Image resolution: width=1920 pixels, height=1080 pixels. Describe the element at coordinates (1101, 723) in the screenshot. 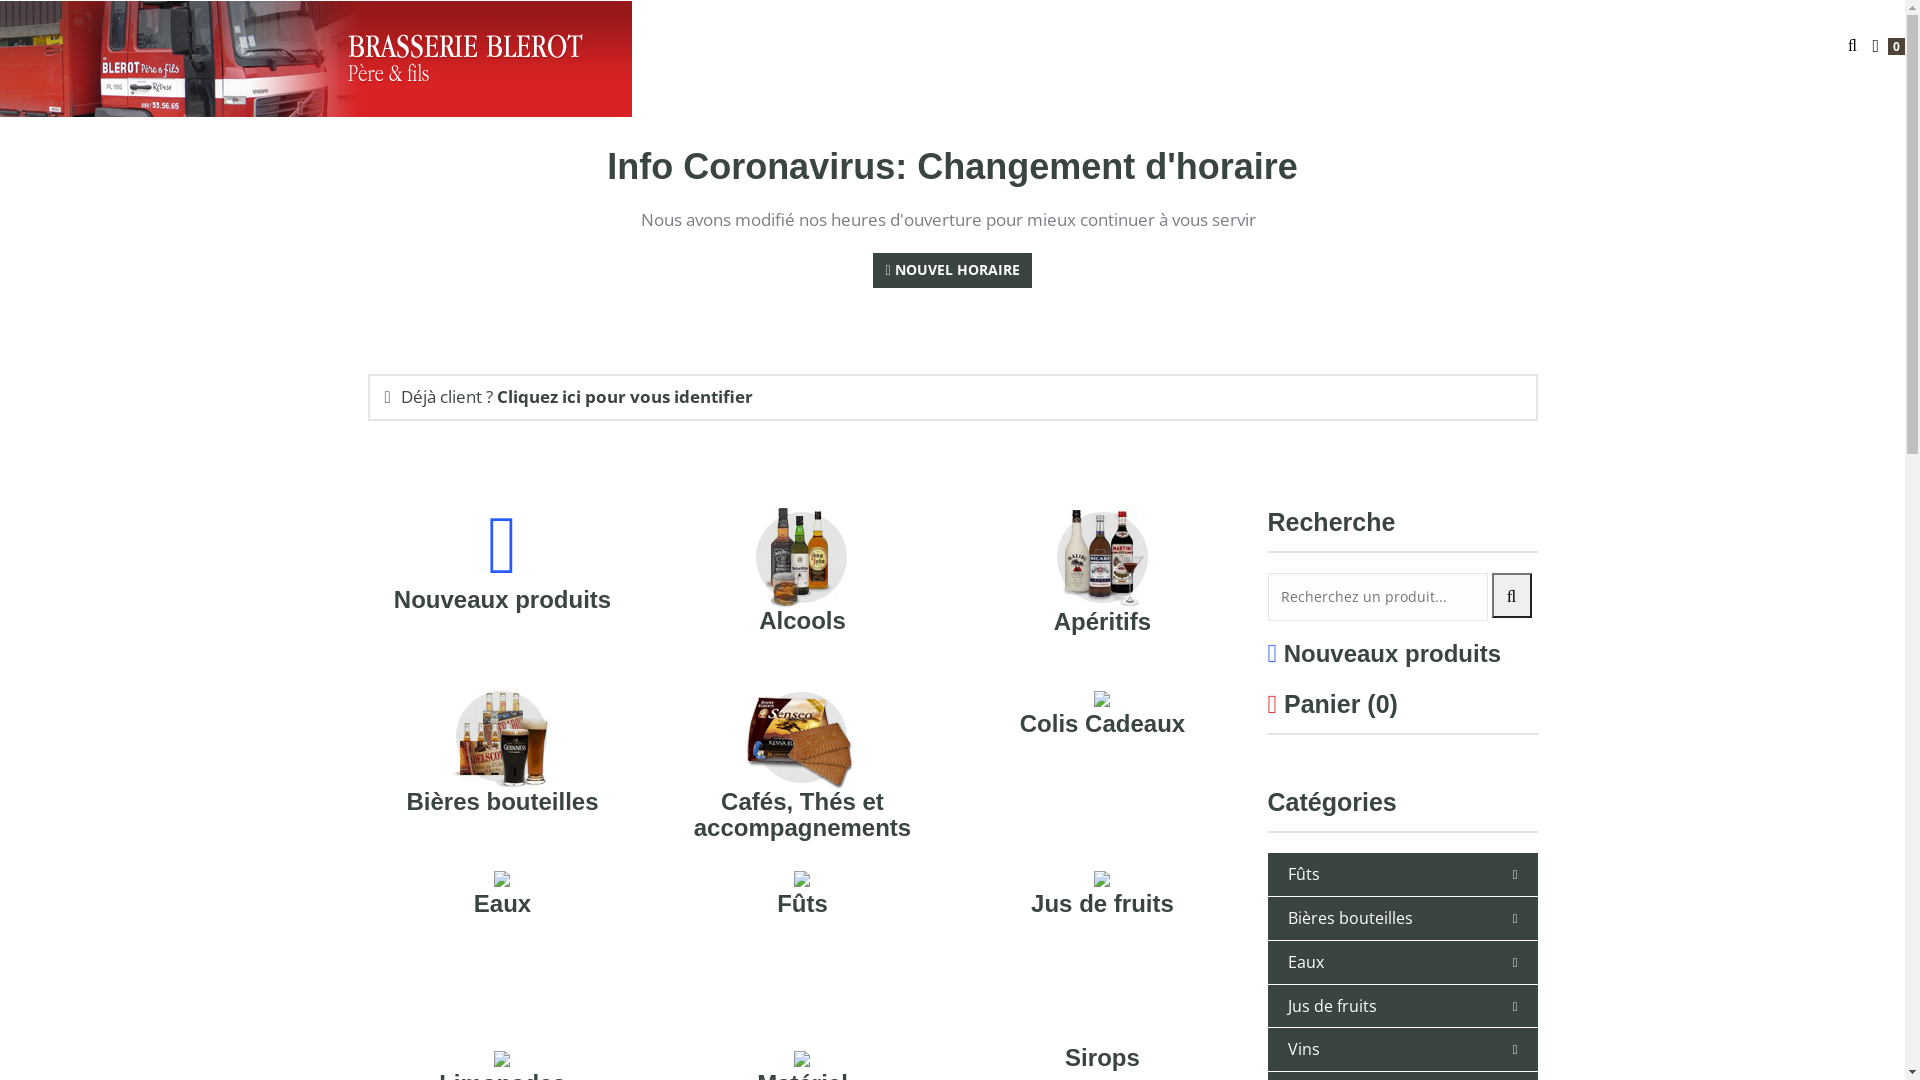

I see `'Colis Cadeaux'` at that location.